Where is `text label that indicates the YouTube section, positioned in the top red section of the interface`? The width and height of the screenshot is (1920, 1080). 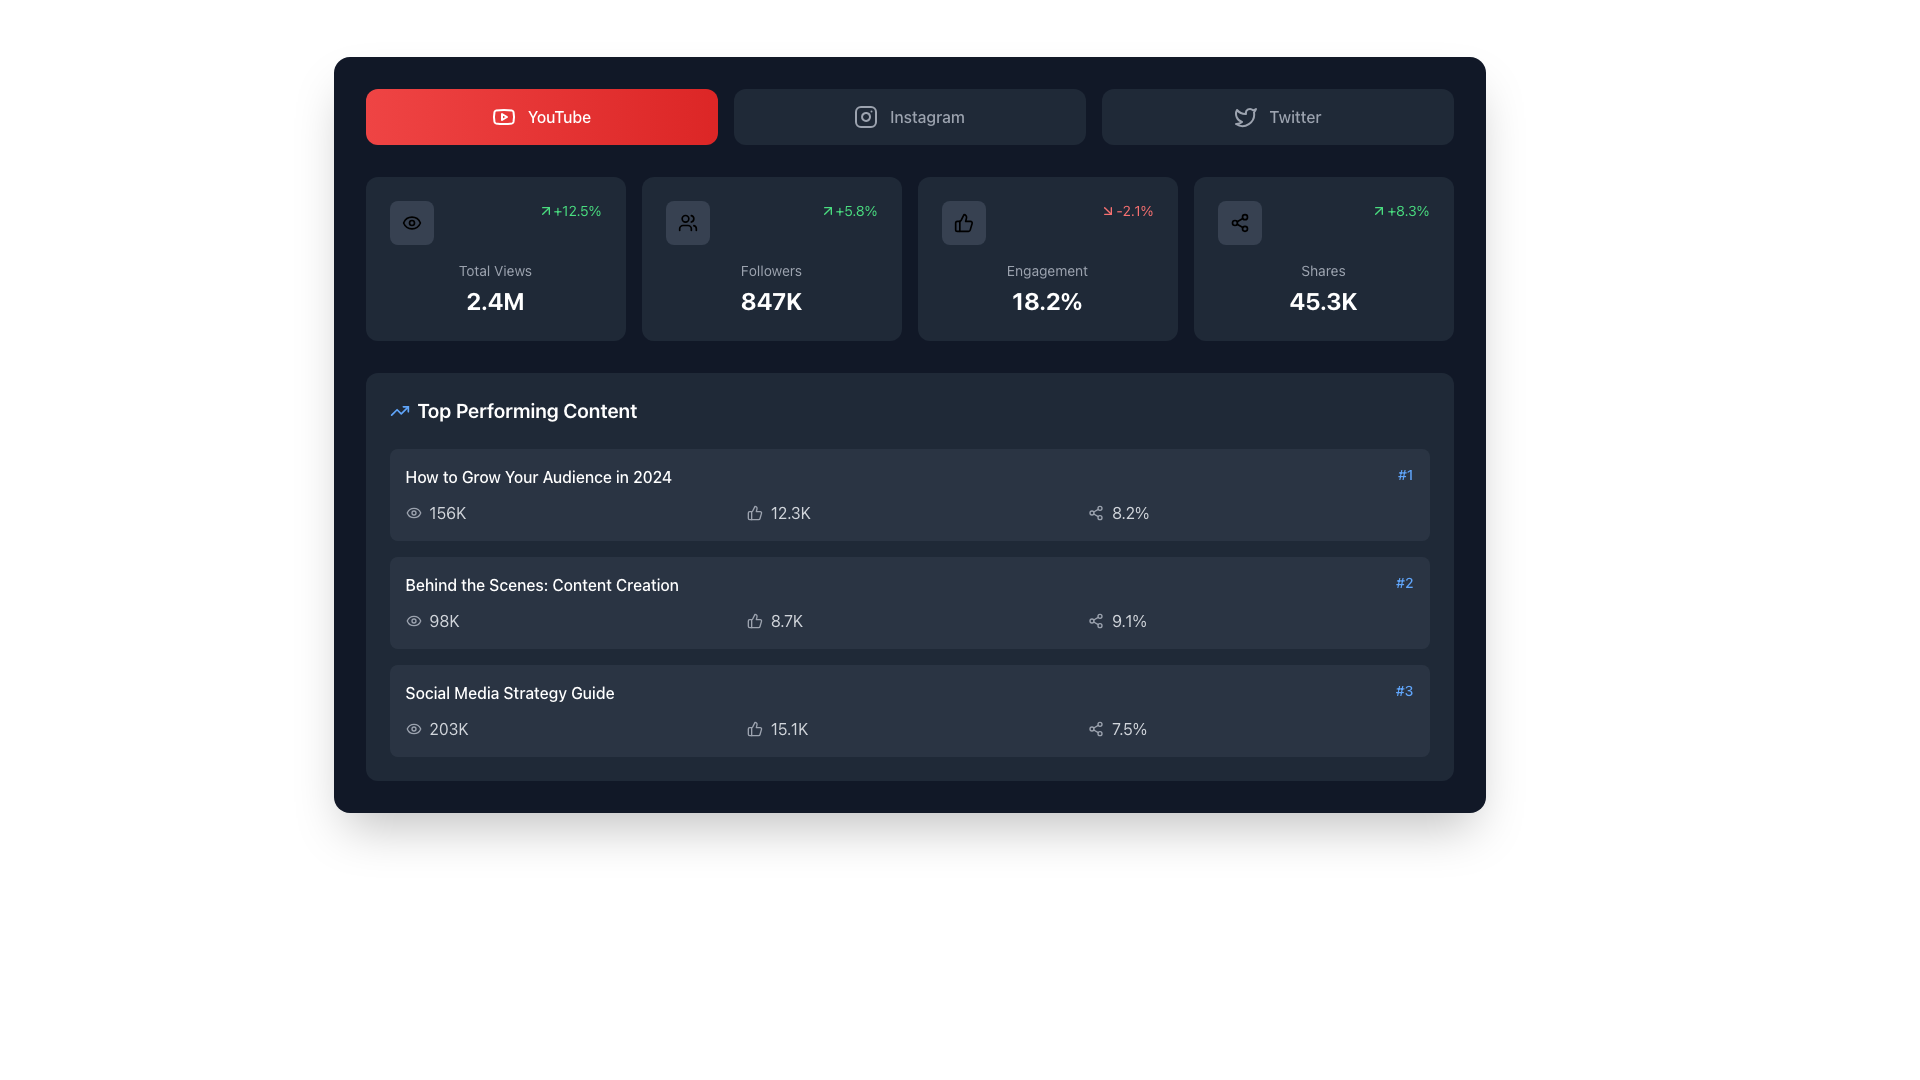
text label that indicates the YouTube section, positioned in the top red section of the interface is located at coordinates (559, 116).